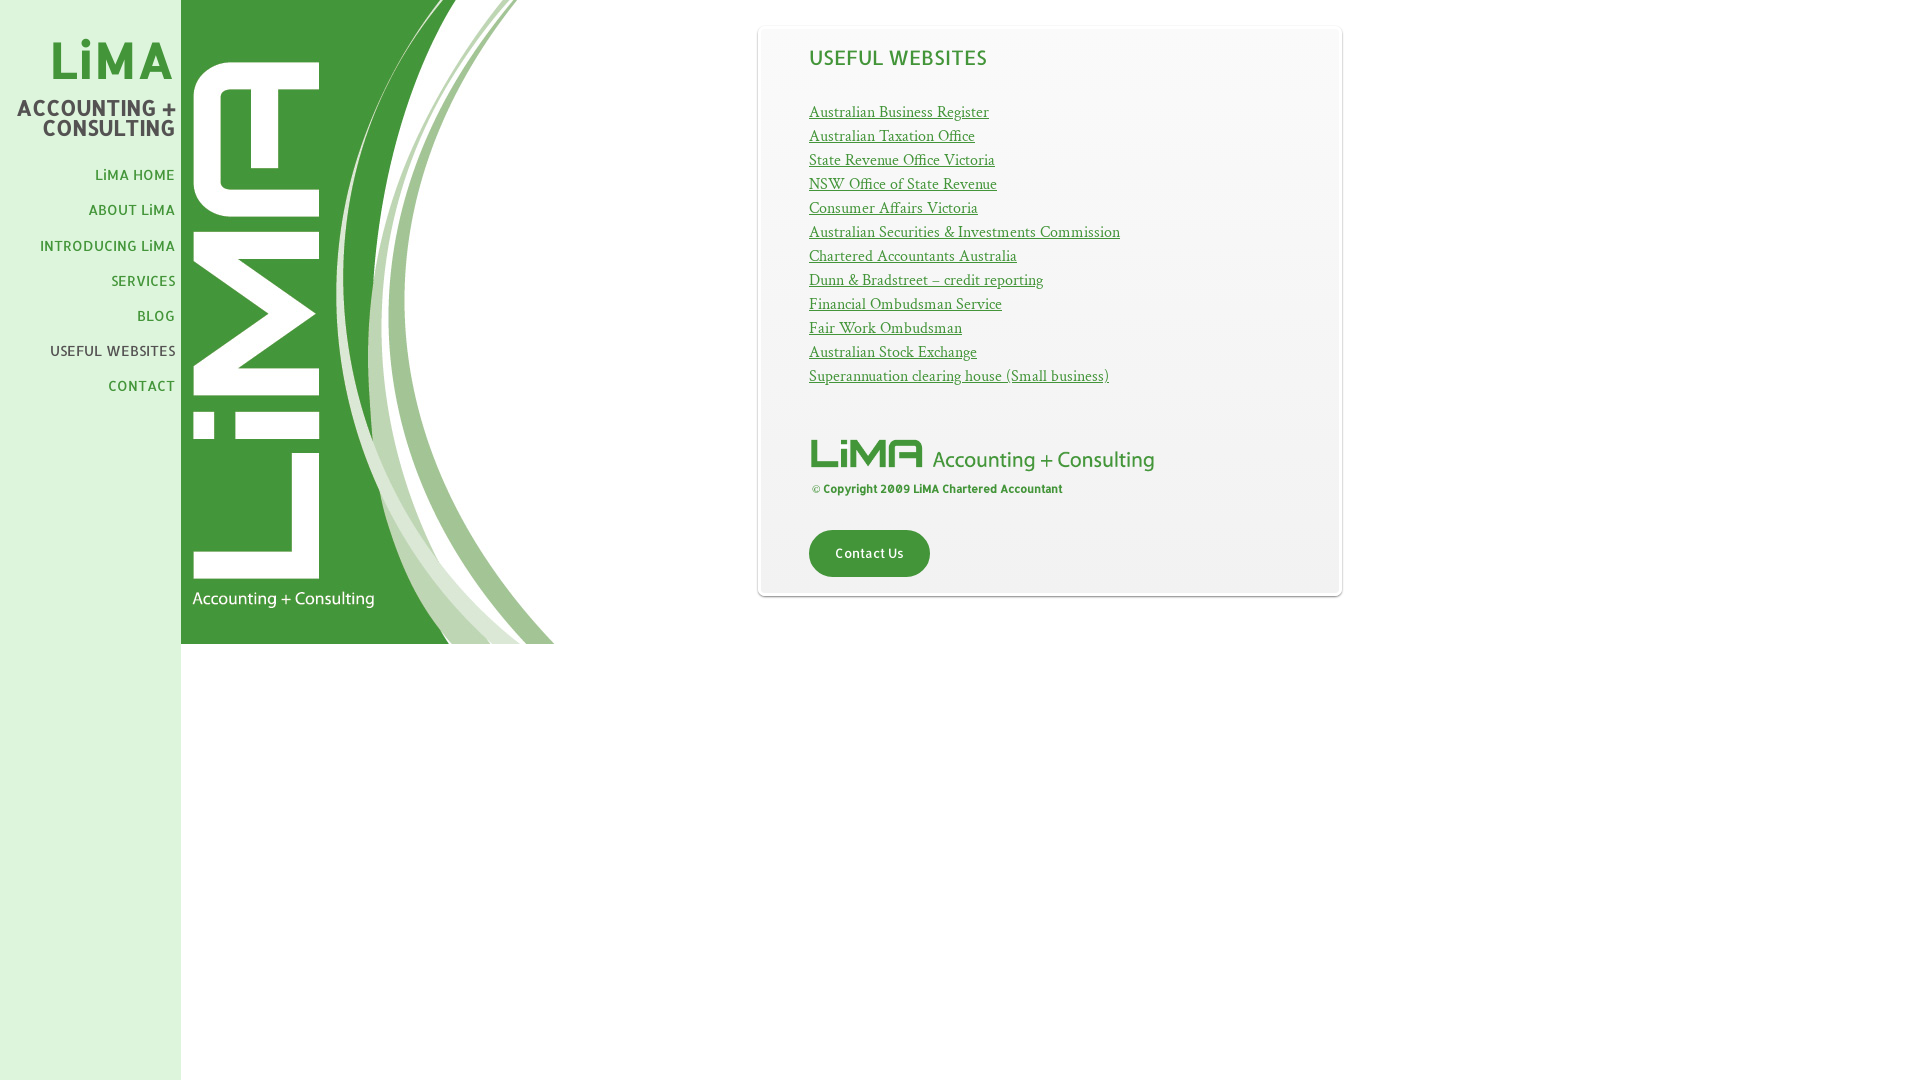 This screenshot has height=1080, width=1920. I want to click on 'Australian Stock Exchange', so click(891, 351).